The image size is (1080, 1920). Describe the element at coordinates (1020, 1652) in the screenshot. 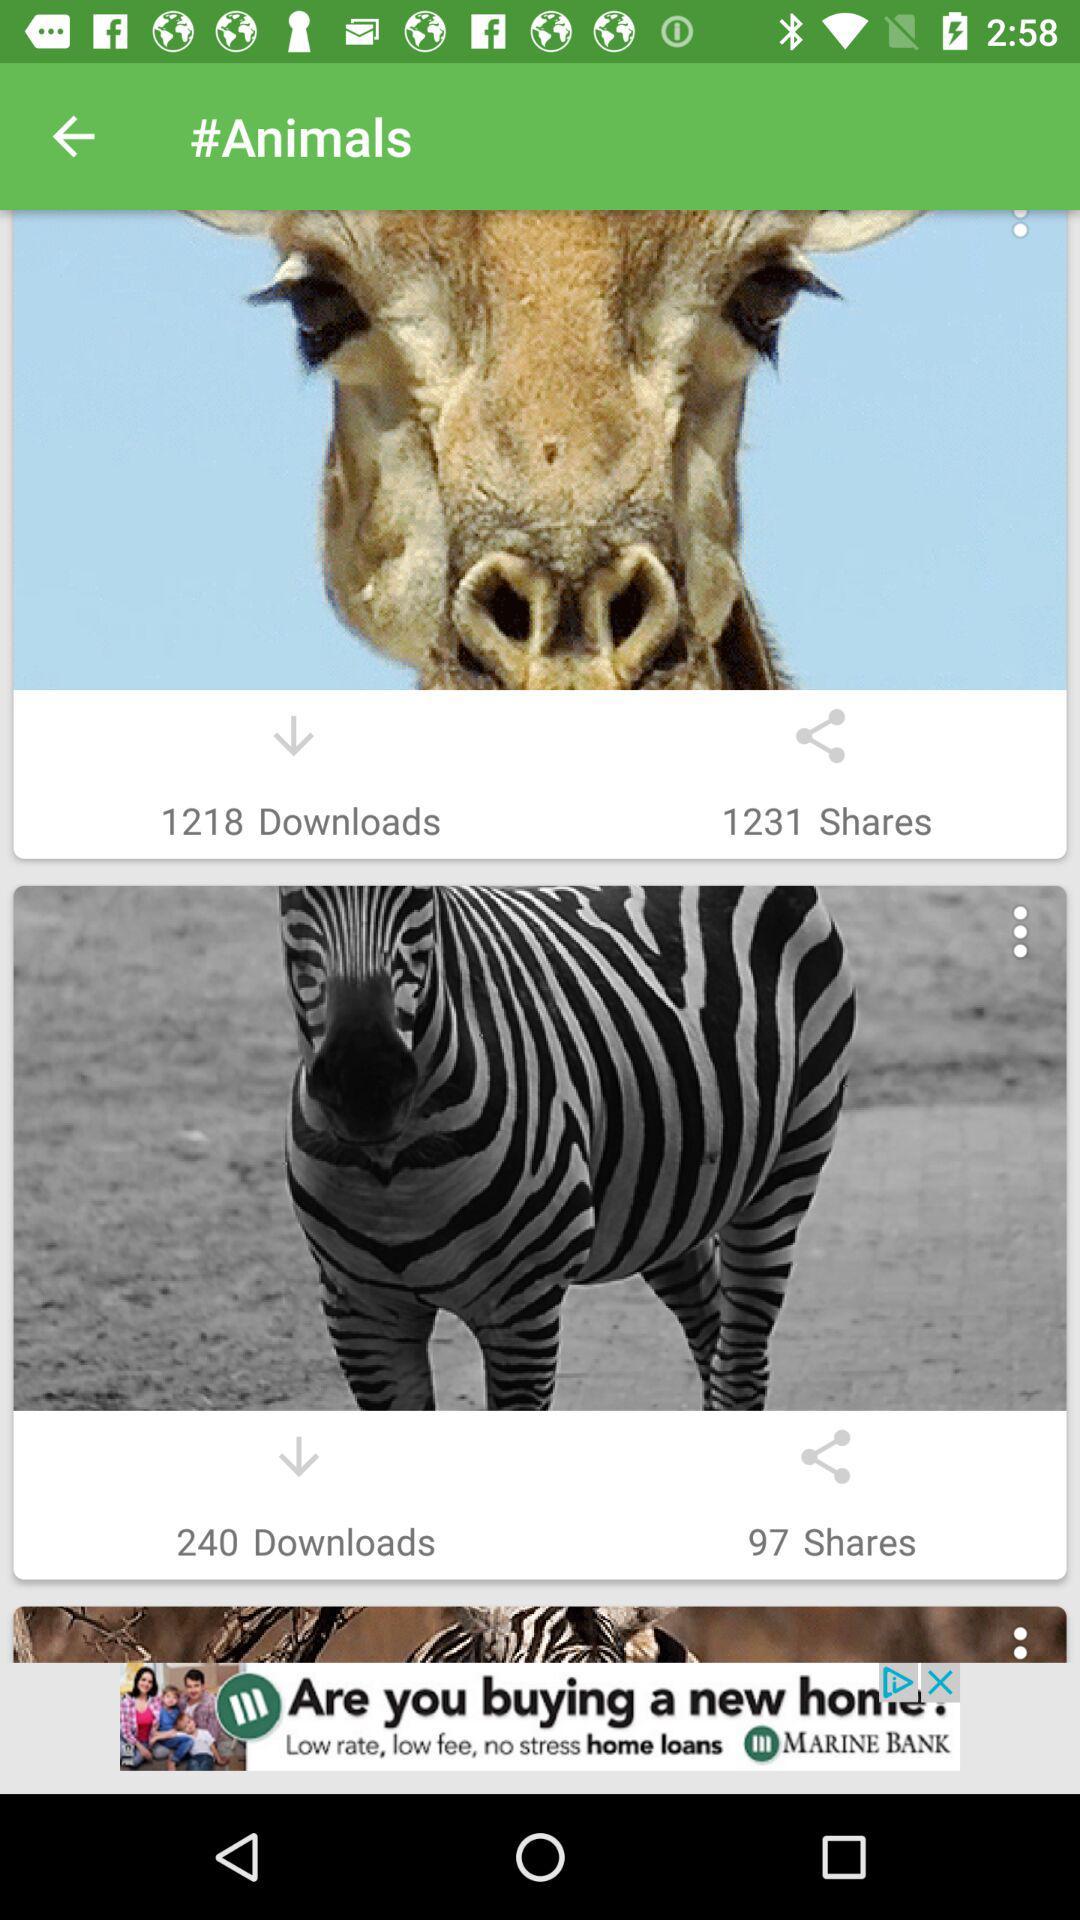

I see `look at more options` at that location.